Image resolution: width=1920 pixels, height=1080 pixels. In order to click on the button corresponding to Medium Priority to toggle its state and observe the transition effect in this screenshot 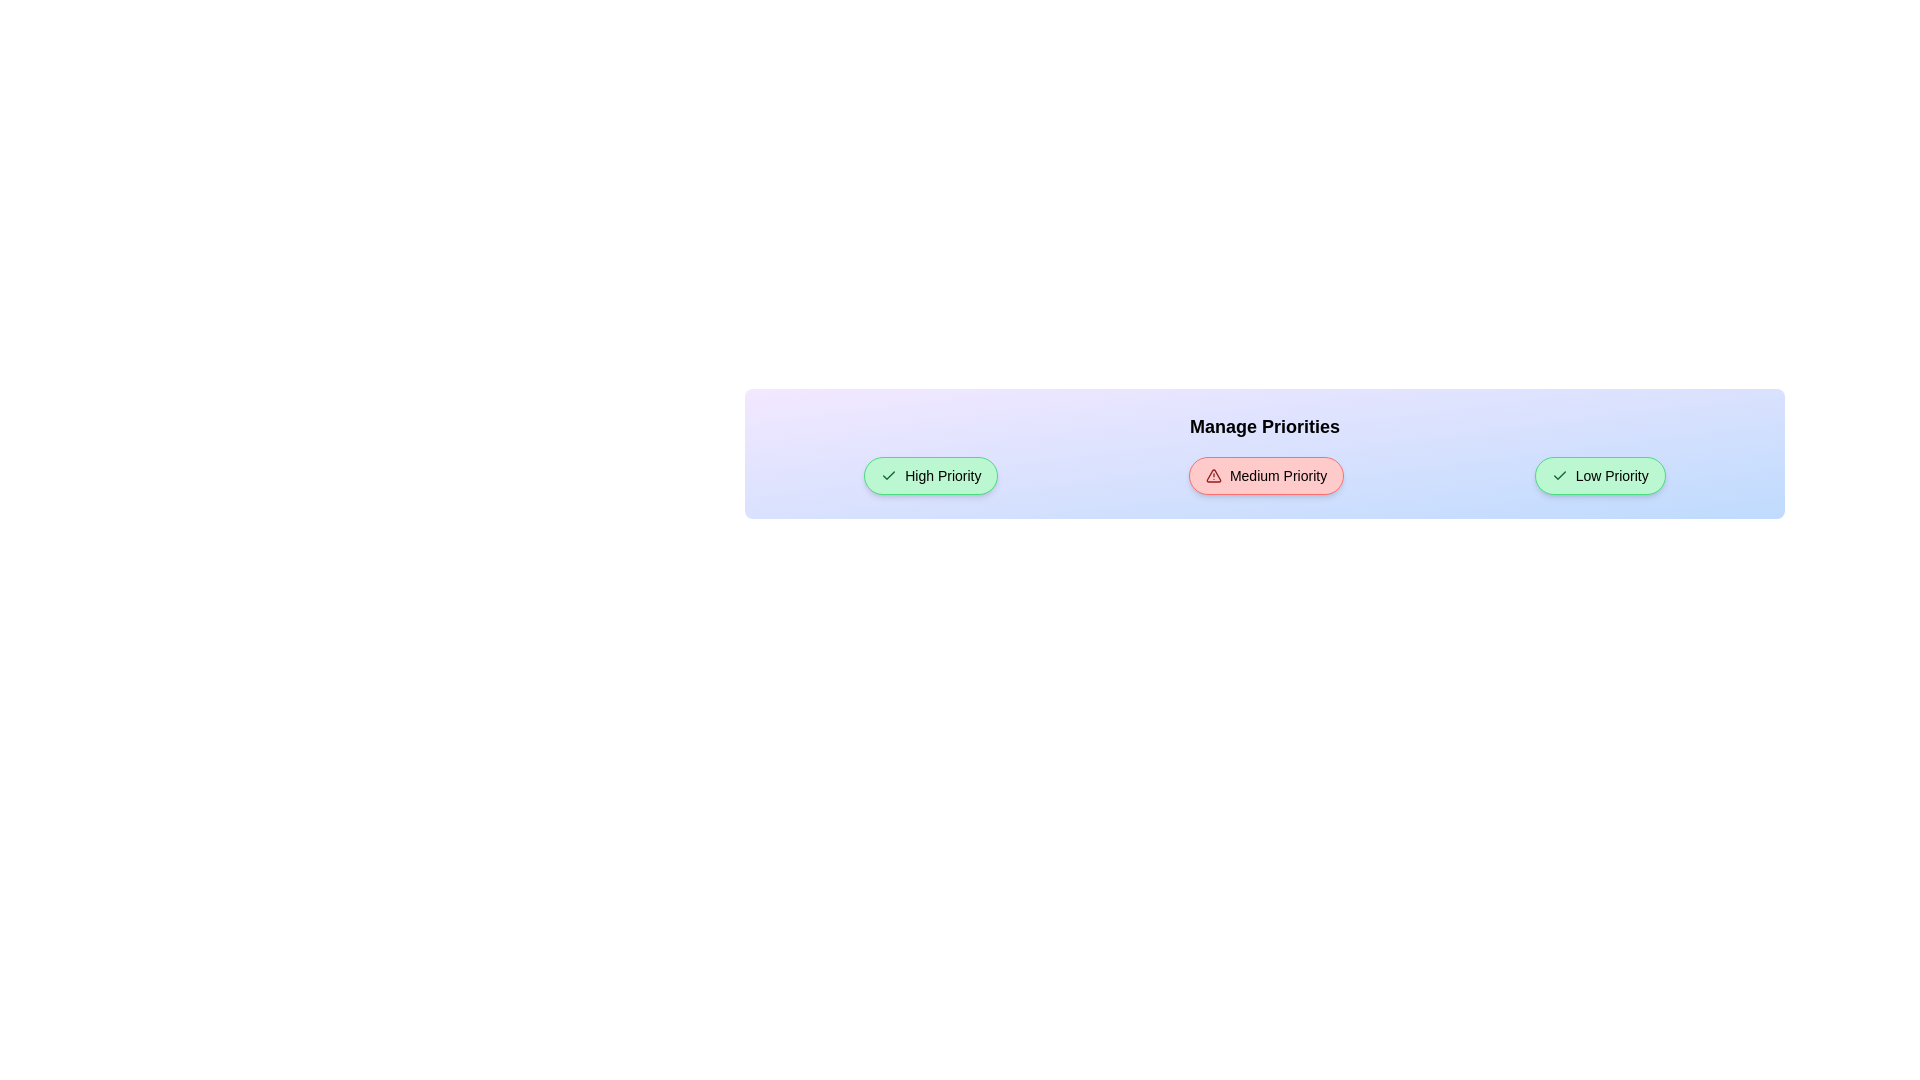, I will do `click(1265, 475)`.